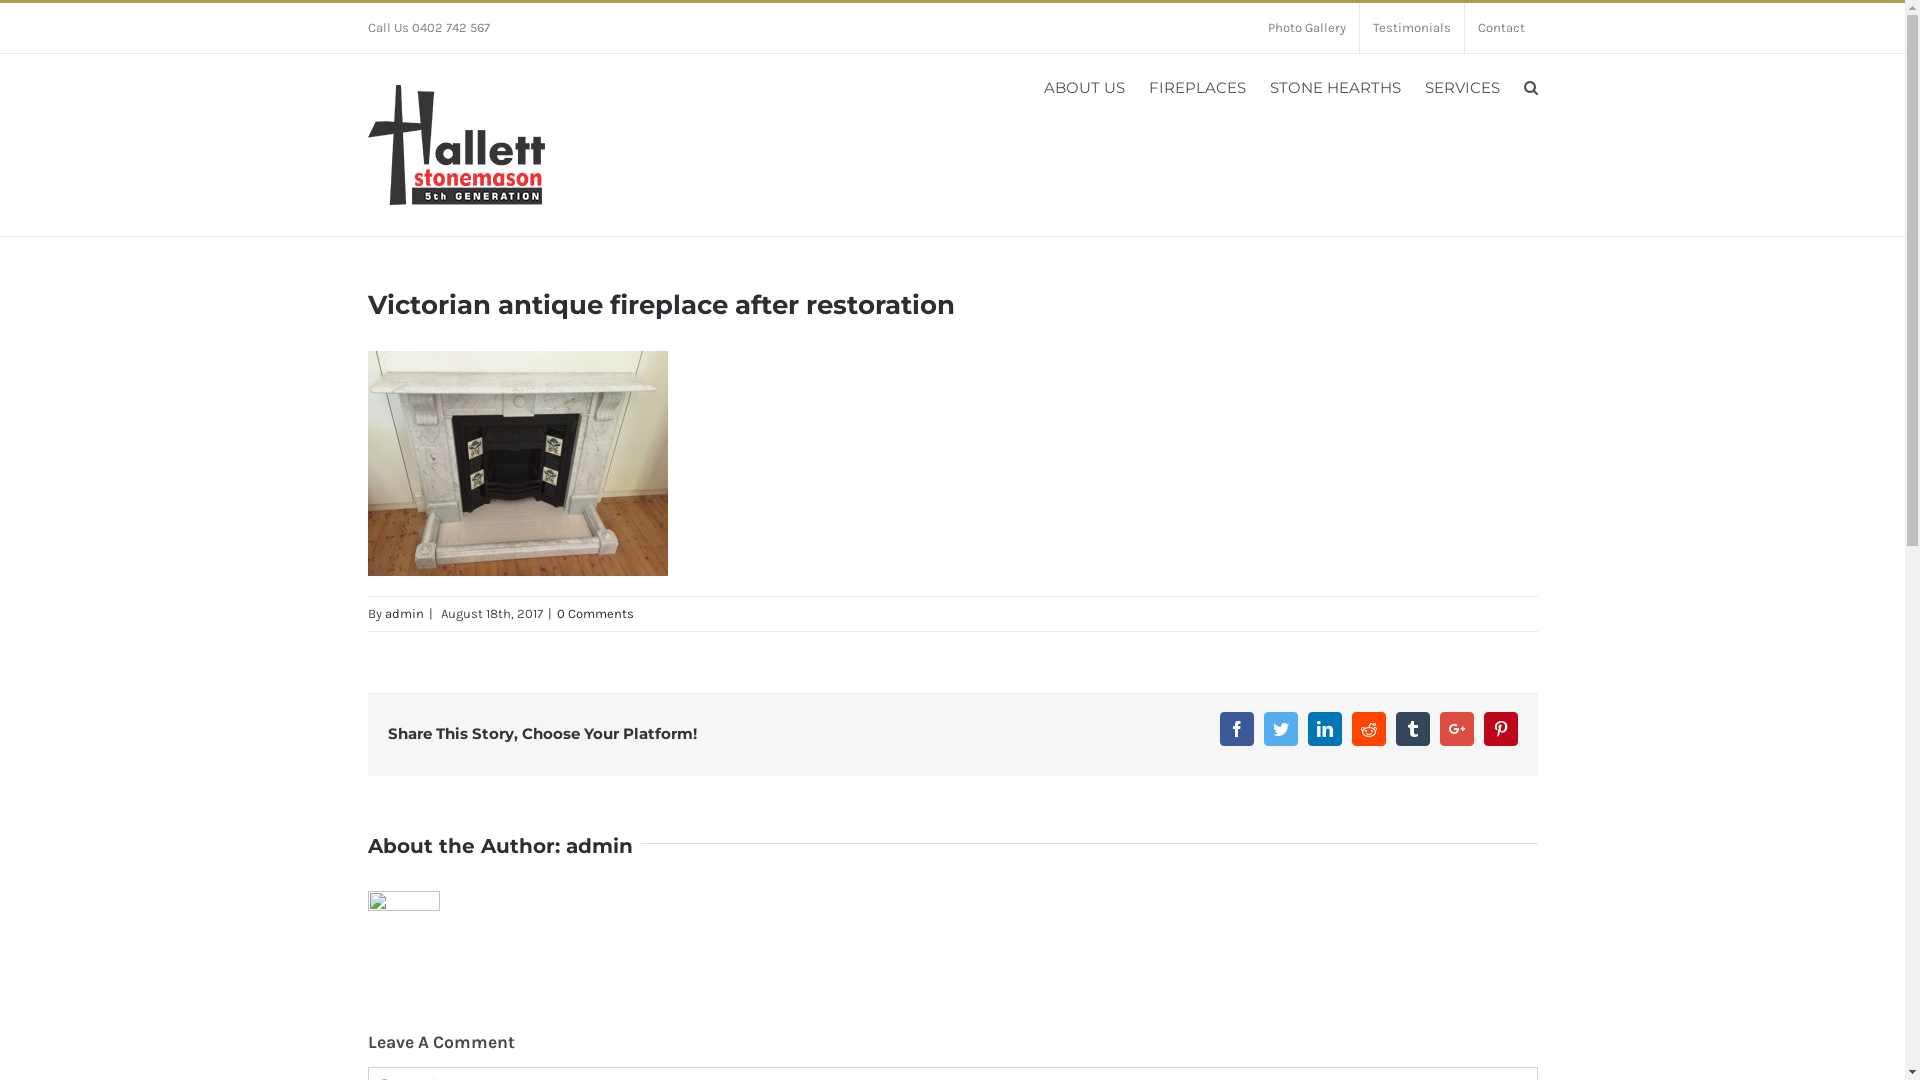 Image resolution: width=1920 pixels, height=1080 pixels. I want to click on 'Twitter', so click(1281, 729).